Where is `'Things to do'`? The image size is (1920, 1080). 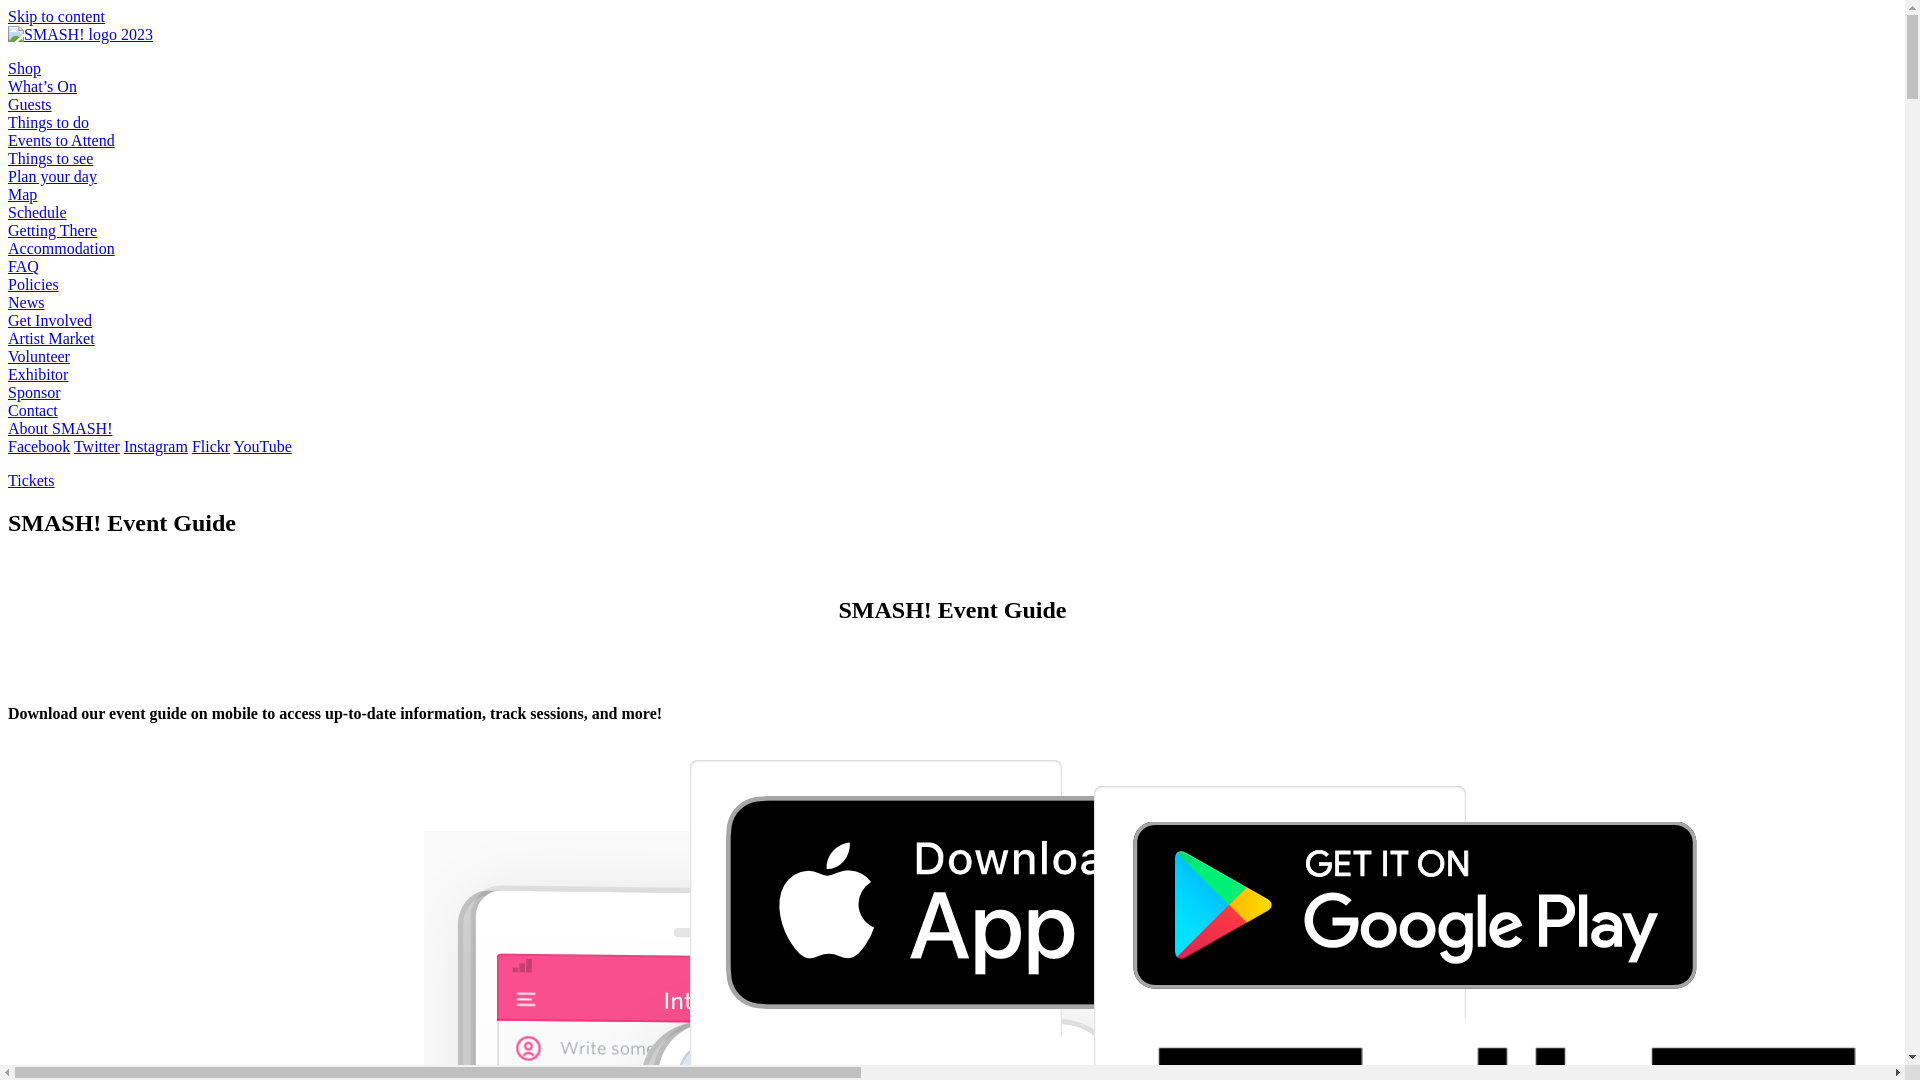 'Things to do' is located at coordinates (48, 122).